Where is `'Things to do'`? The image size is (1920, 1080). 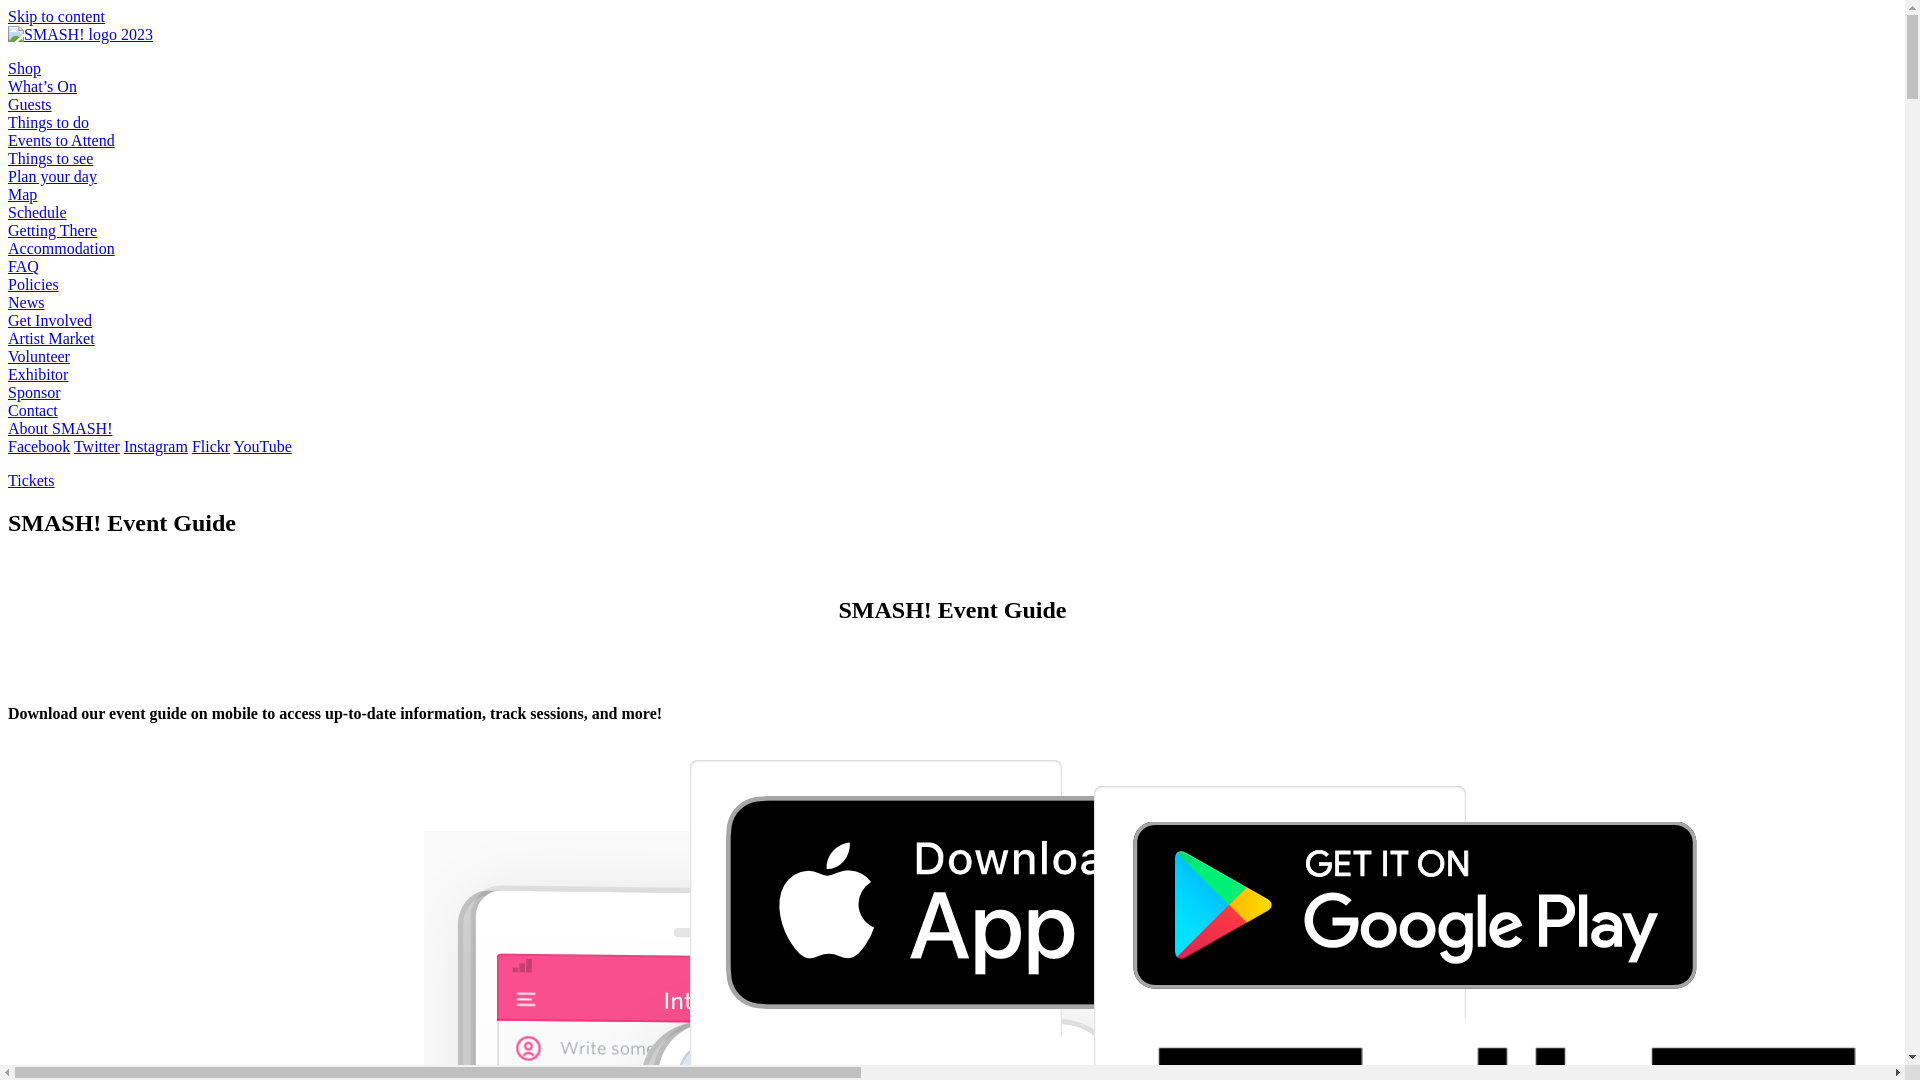 'Things to do' is located at coordinates (48, 122).